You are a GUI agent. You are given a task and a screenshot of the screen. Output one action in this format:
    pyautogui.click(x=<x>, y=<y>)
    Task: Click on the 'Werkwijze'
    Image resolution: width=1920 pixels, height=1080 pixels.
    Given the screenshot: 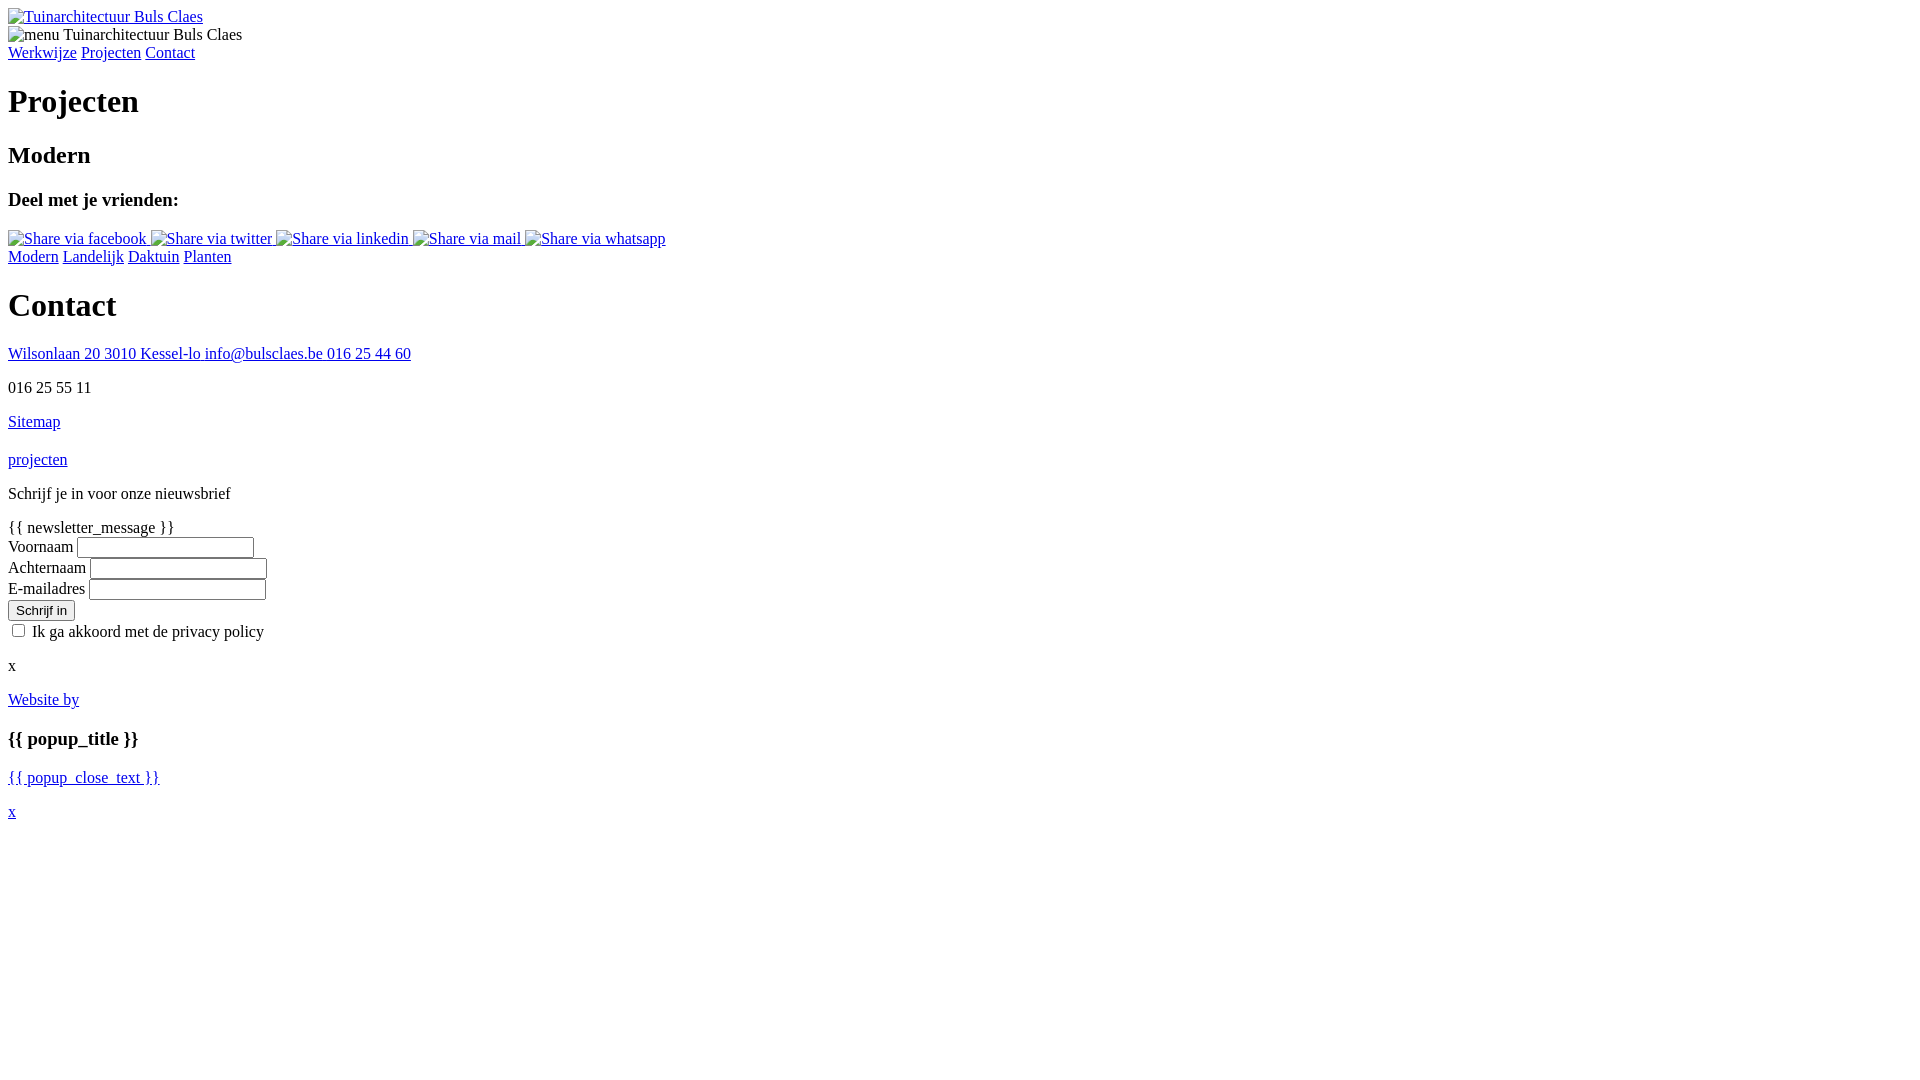 What is the action you would take?
    pyautogui.click(x=42, y=51)
    